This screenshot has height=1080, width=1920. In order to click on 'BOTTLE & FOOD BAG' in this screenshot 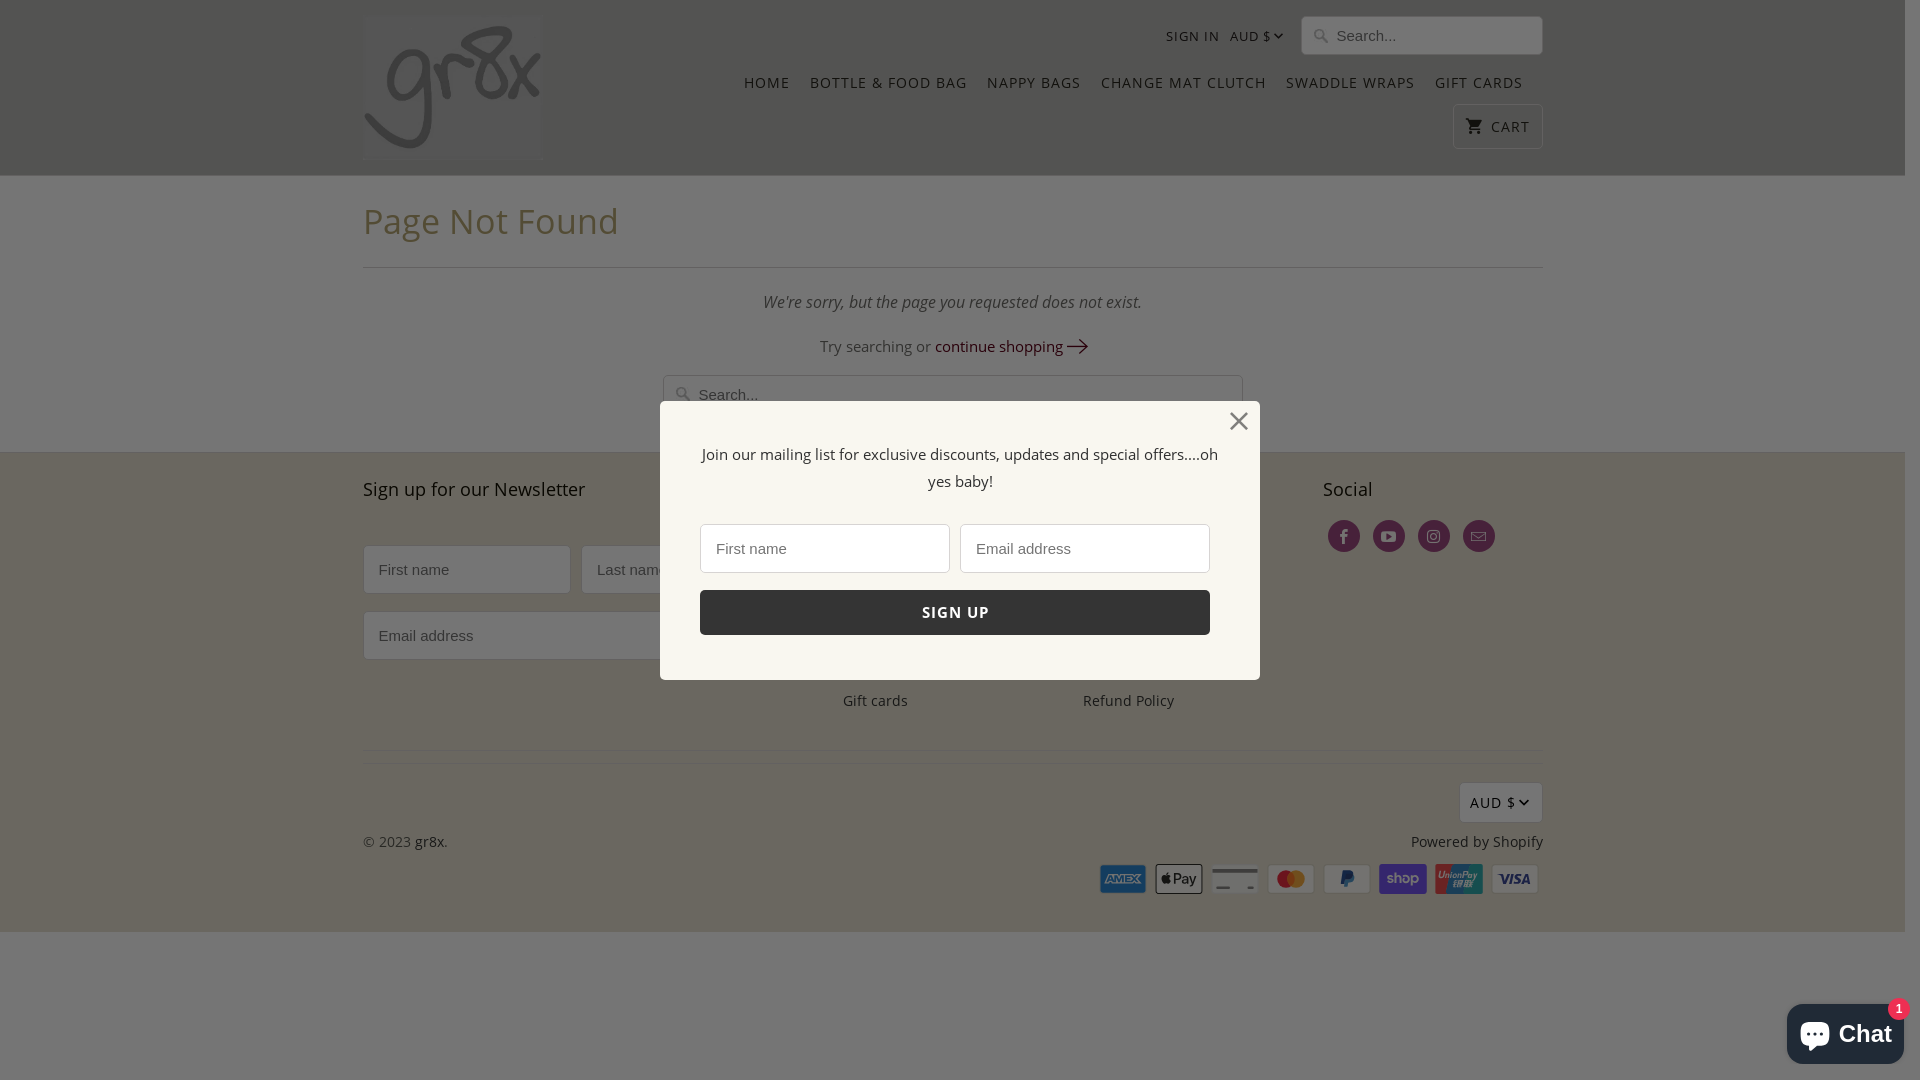, I will do `click(810, 87)`.